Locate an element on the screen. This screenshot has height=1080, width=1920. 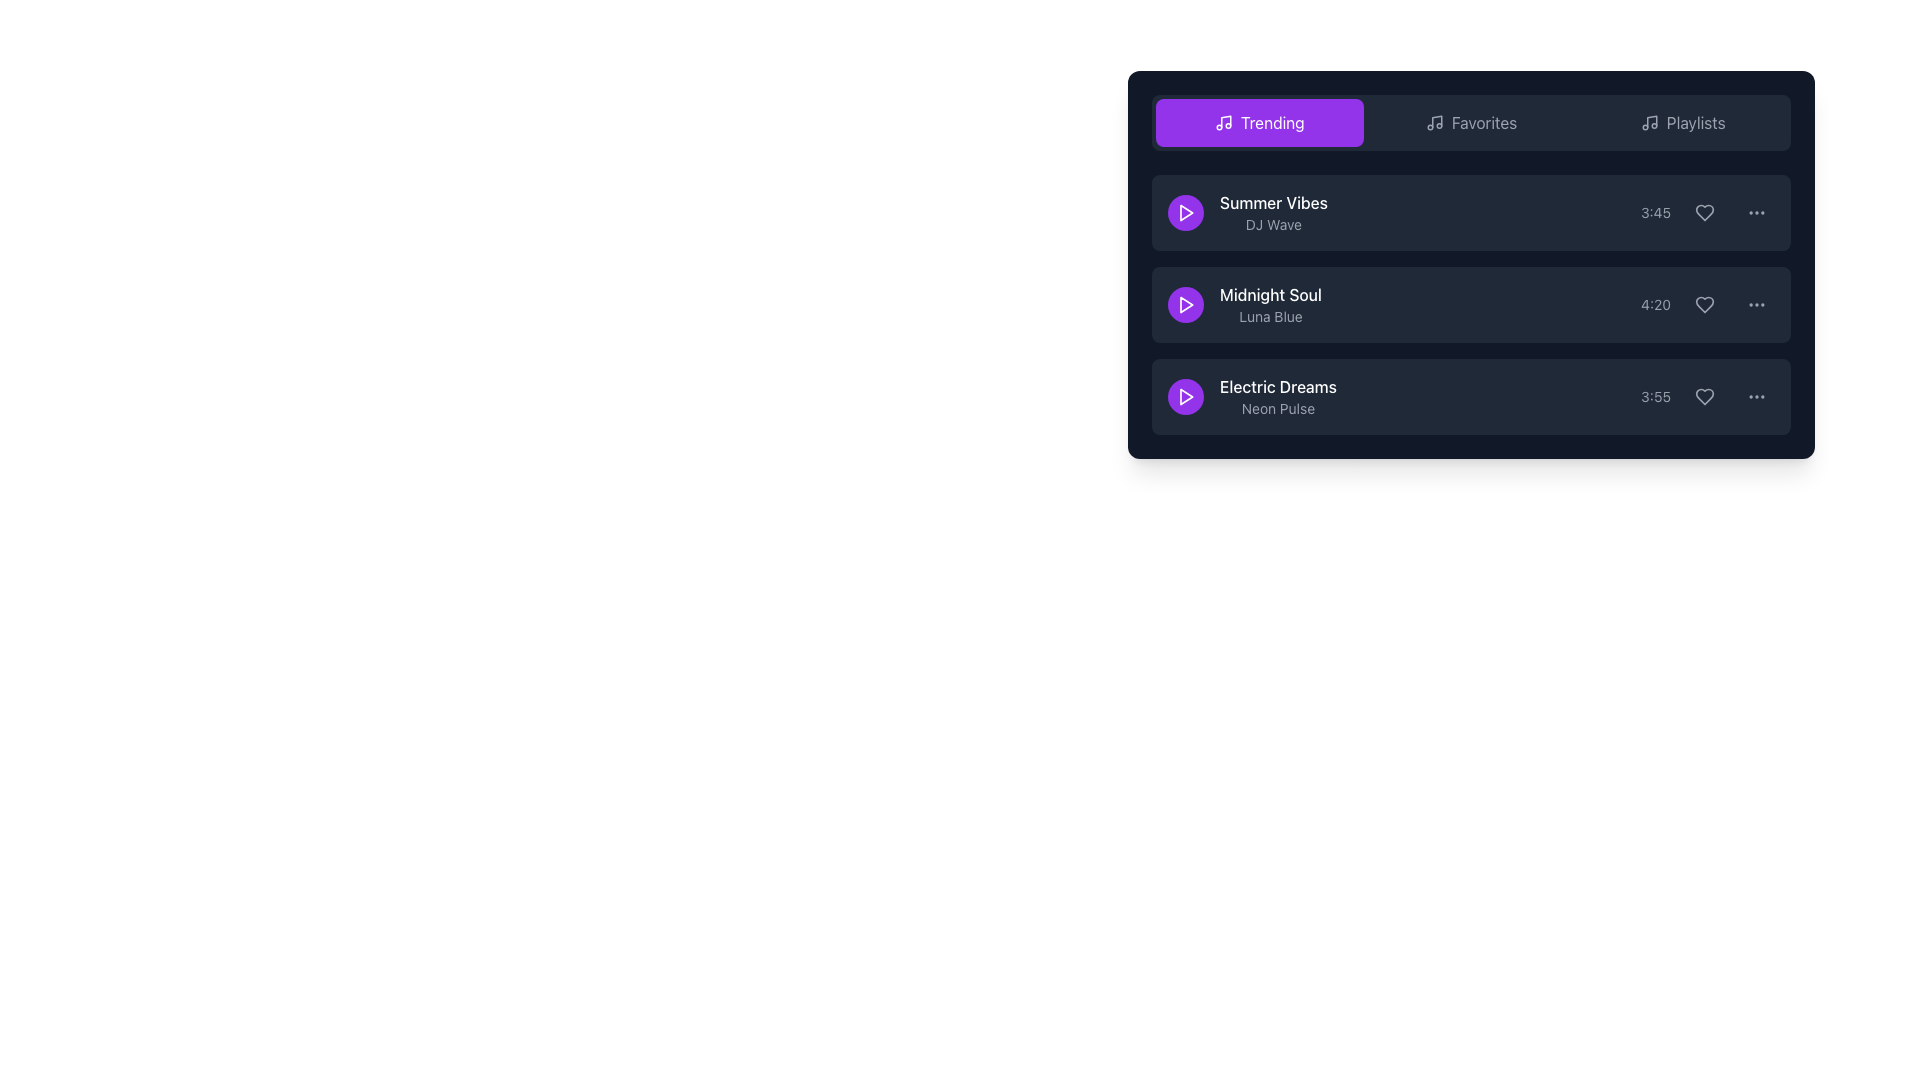
the heart icon located in the rightmost section of the first row of the list is located at coordinates (1703, 212).